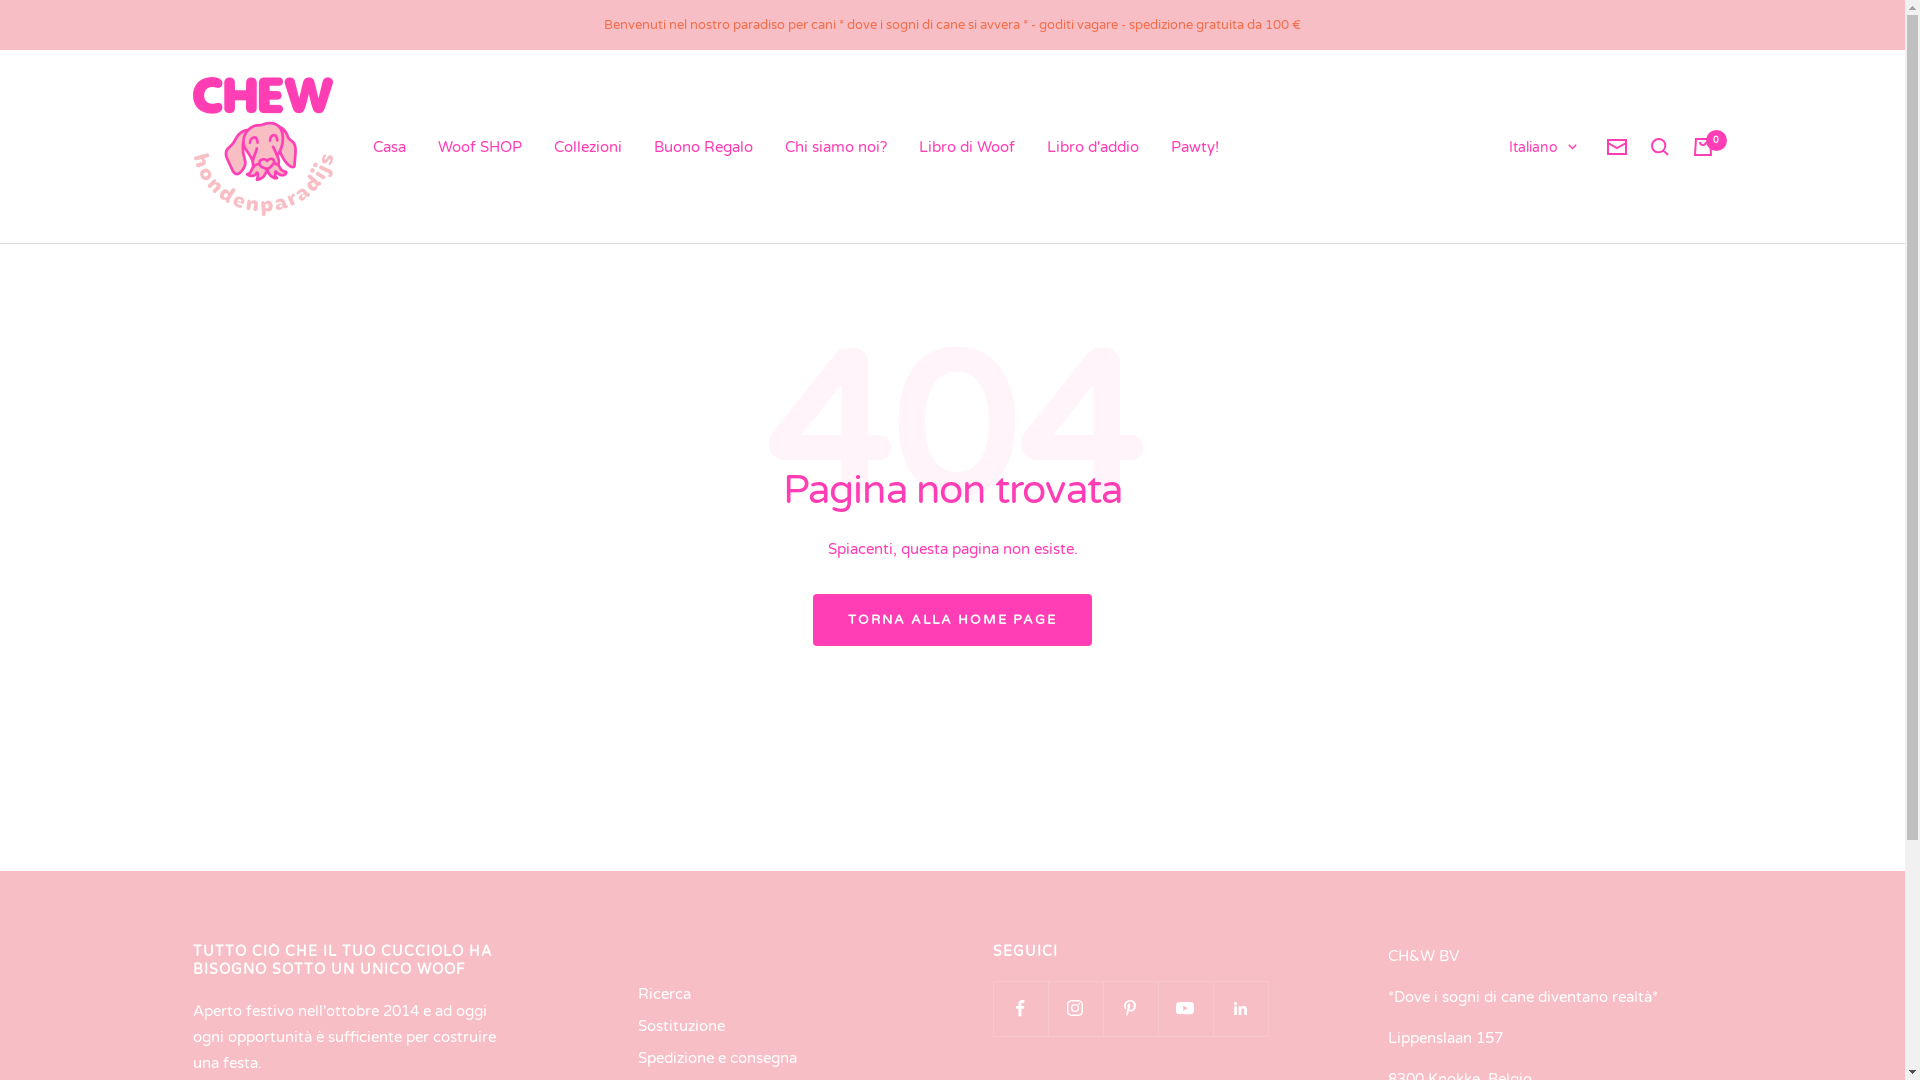 This screenshot has width=1920, height=1080. Describe the element at coordinates (1520, 215) in the screenshot. I see `'nl'` at that location.